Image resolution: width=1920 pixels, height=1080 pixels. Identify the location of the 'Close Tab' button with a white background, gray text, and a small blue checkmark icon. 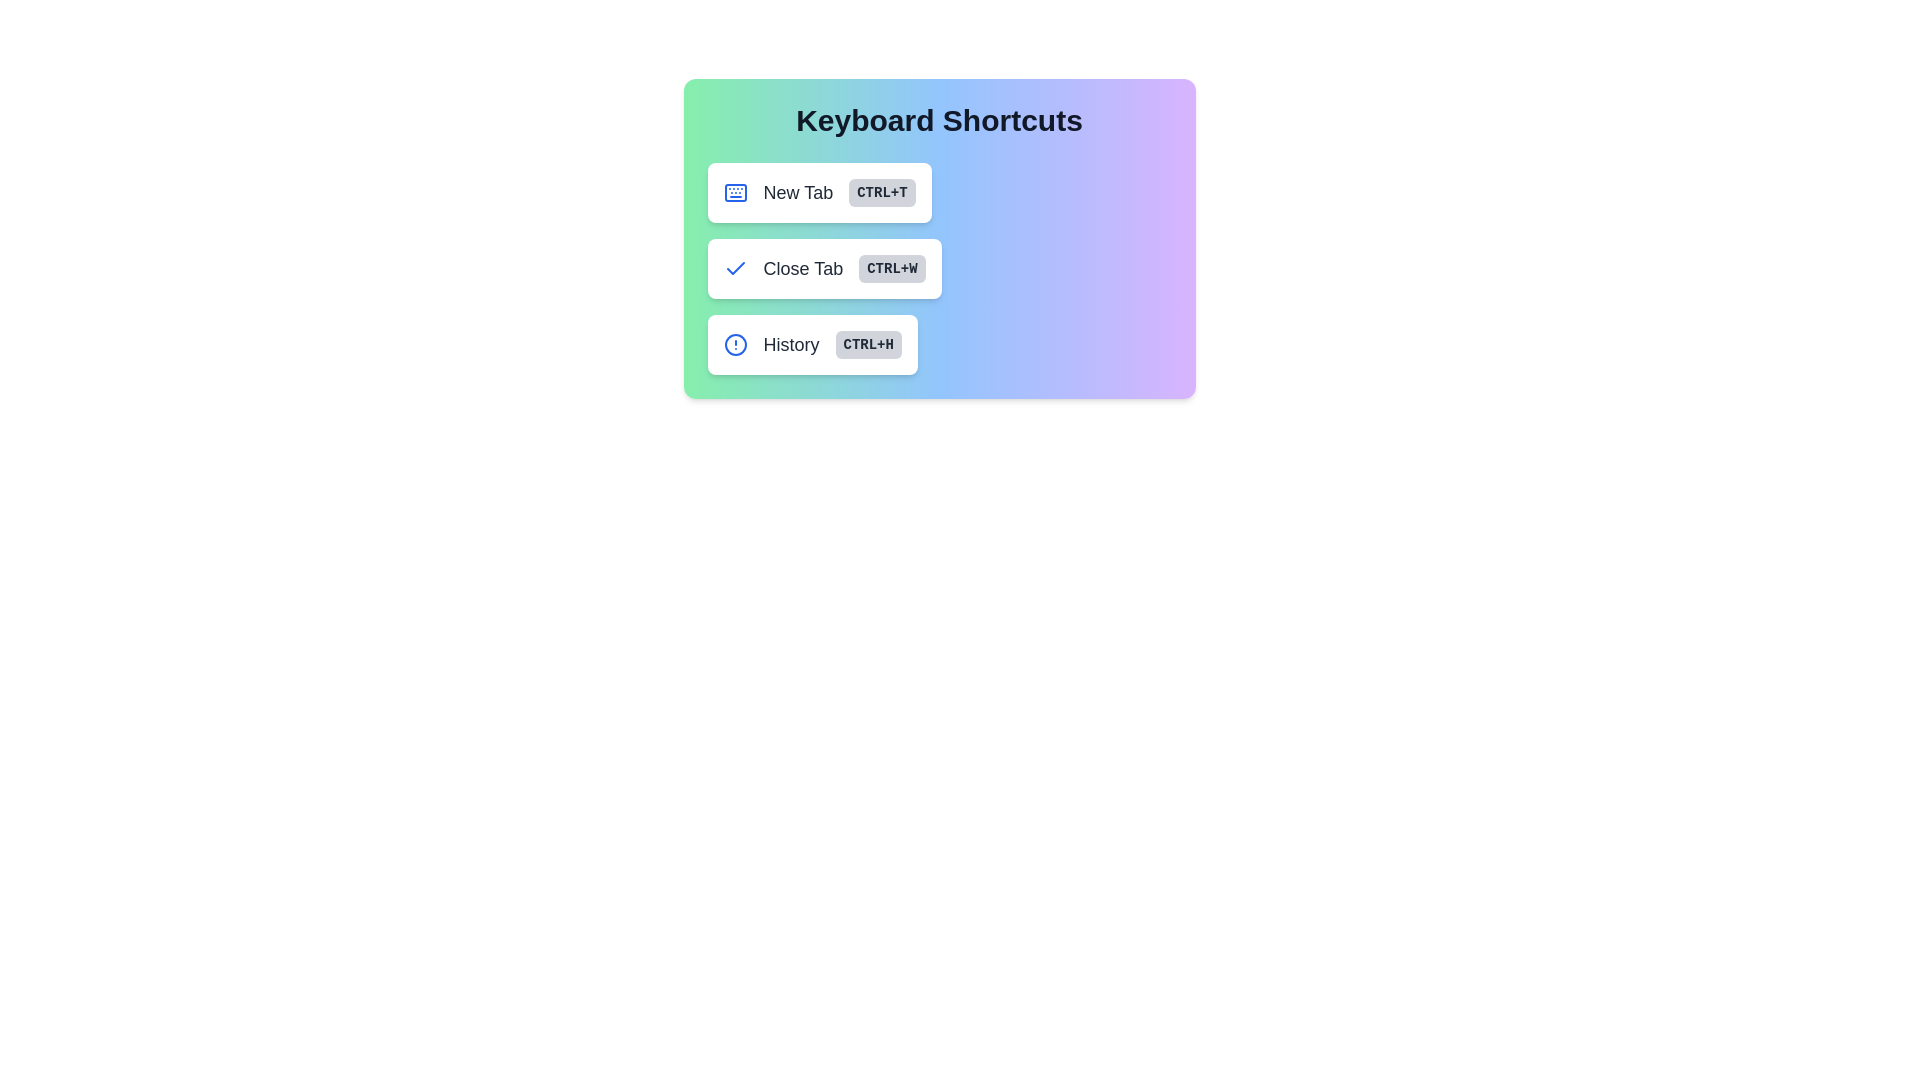
(824, 268).